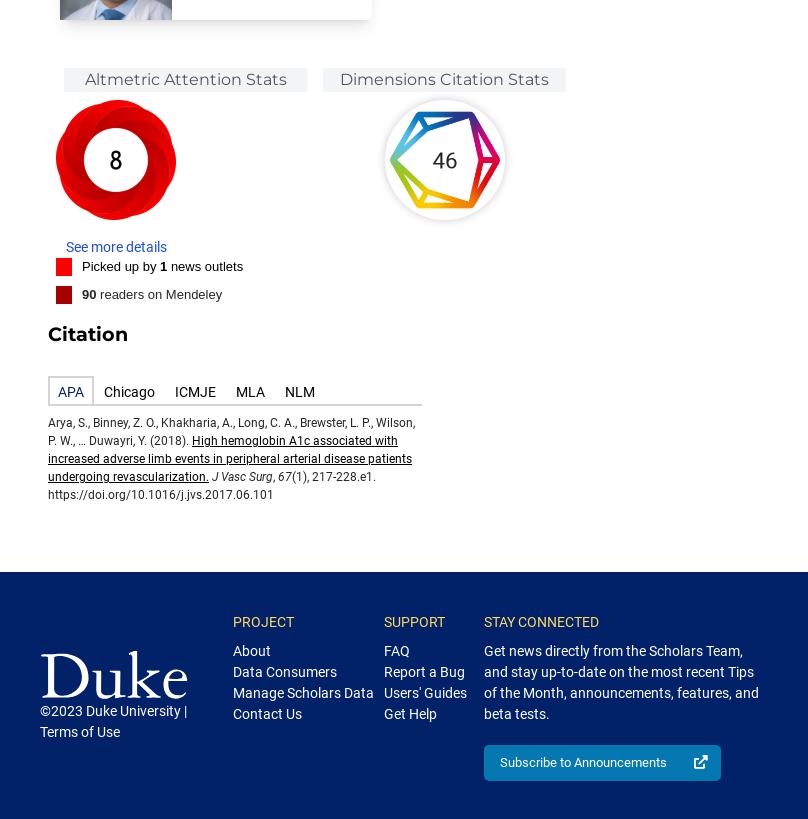  I want to click on 'Get Help', so click(410, 713).